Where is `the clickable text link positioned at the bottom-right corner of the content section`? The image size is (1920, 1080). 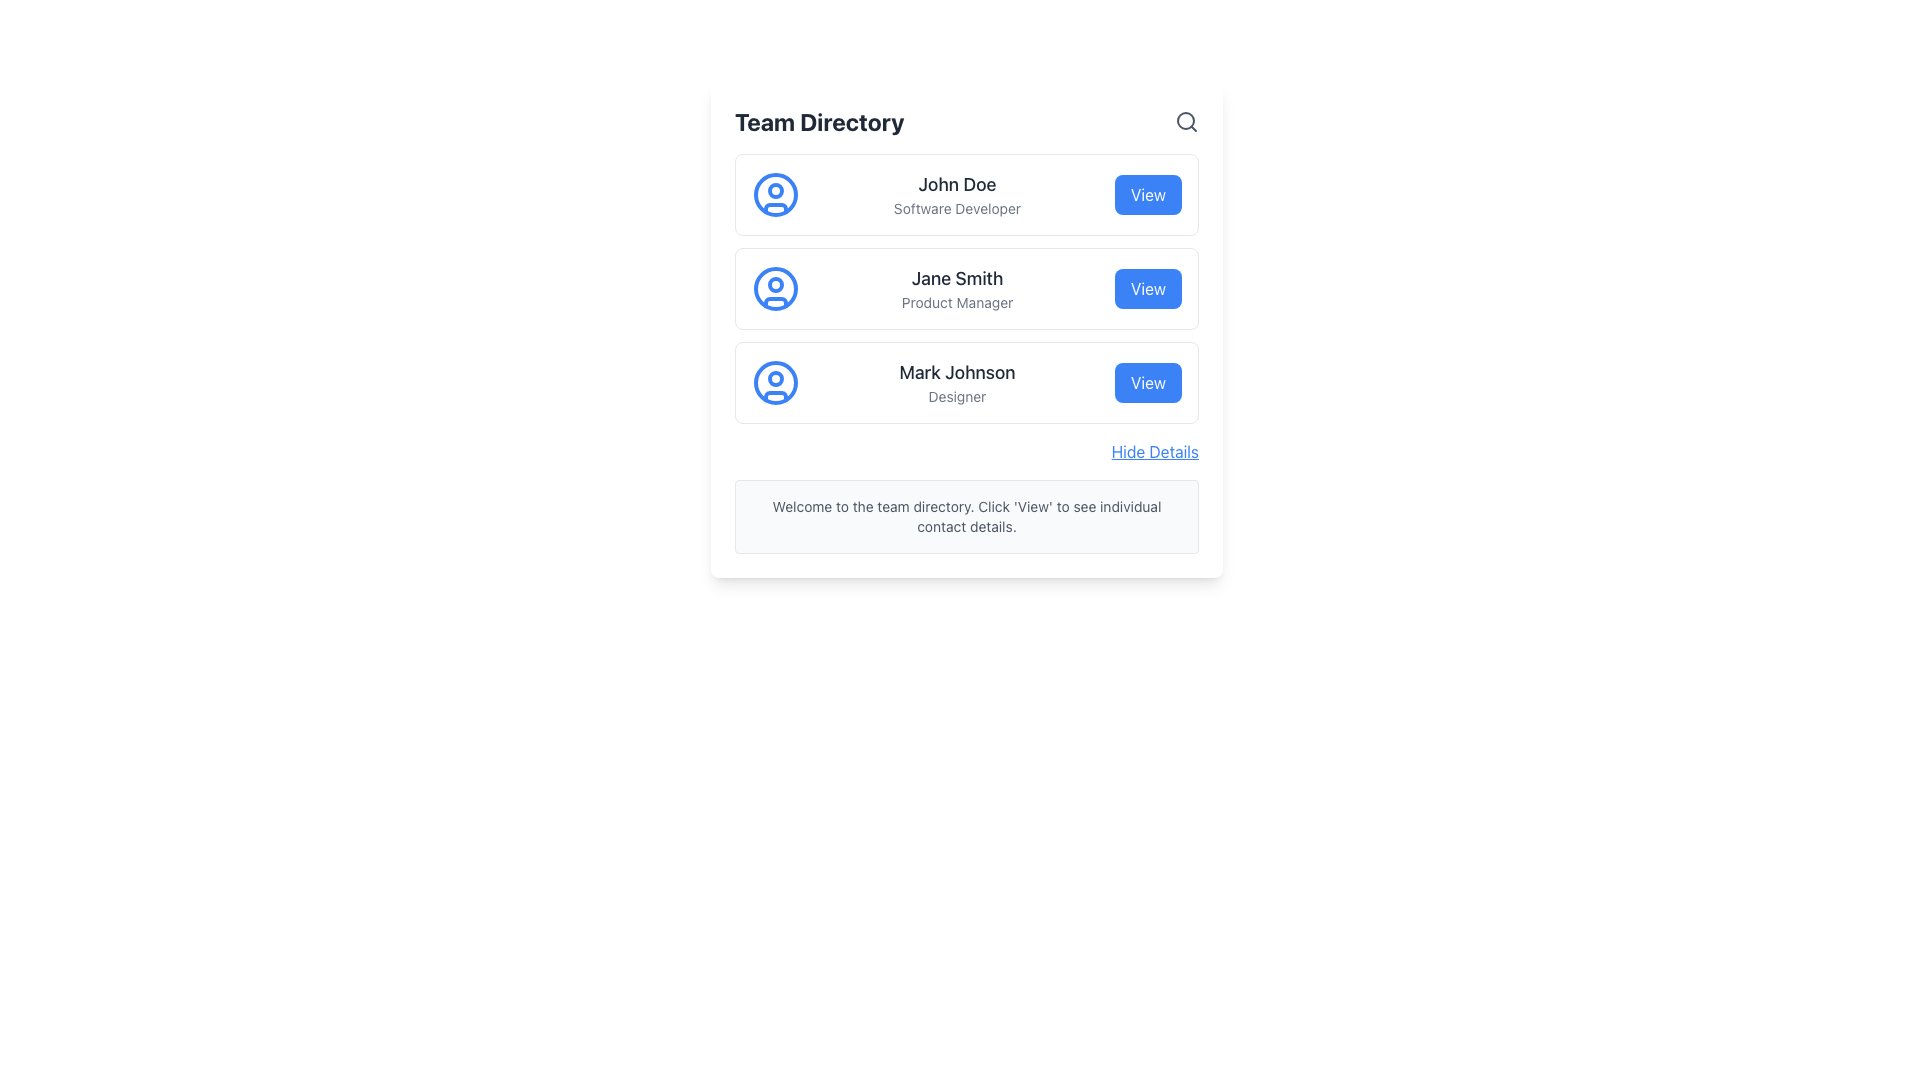
the clickable text link positioned at the bottom-right corner of the content section is located at coordinates (1155, 451).